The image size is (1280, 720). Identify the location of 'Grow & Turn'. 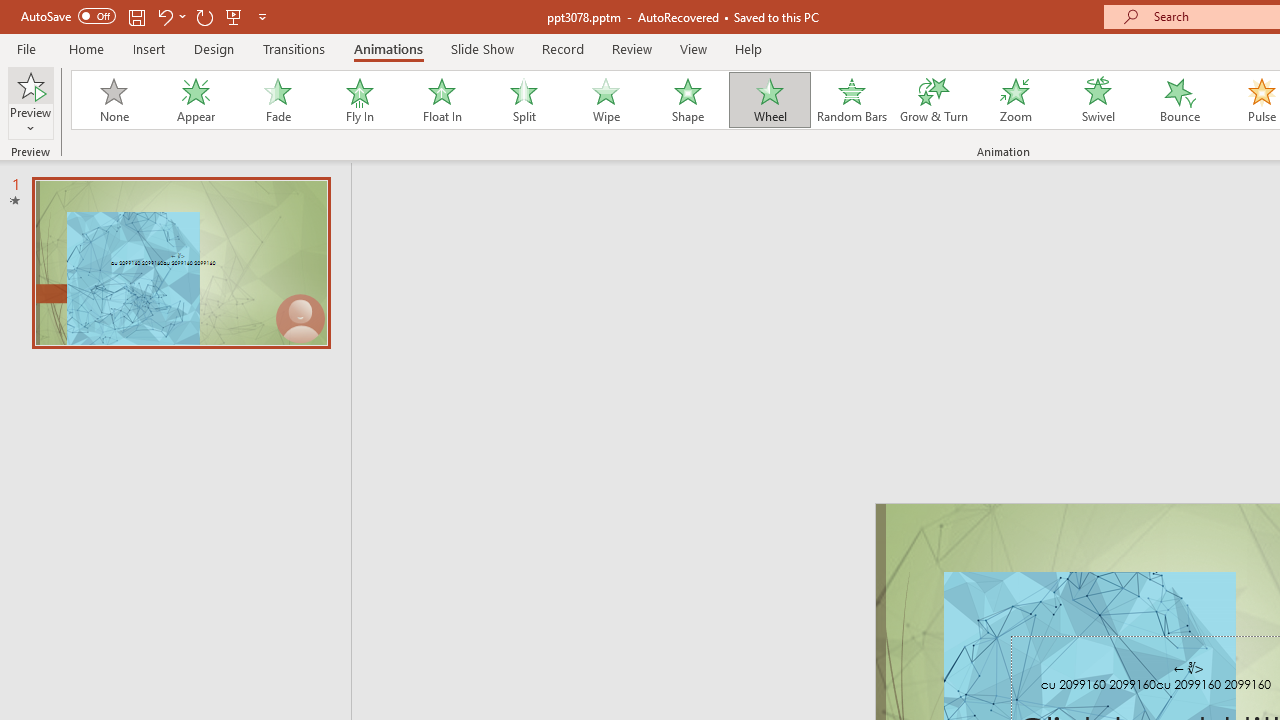
(933, 100).